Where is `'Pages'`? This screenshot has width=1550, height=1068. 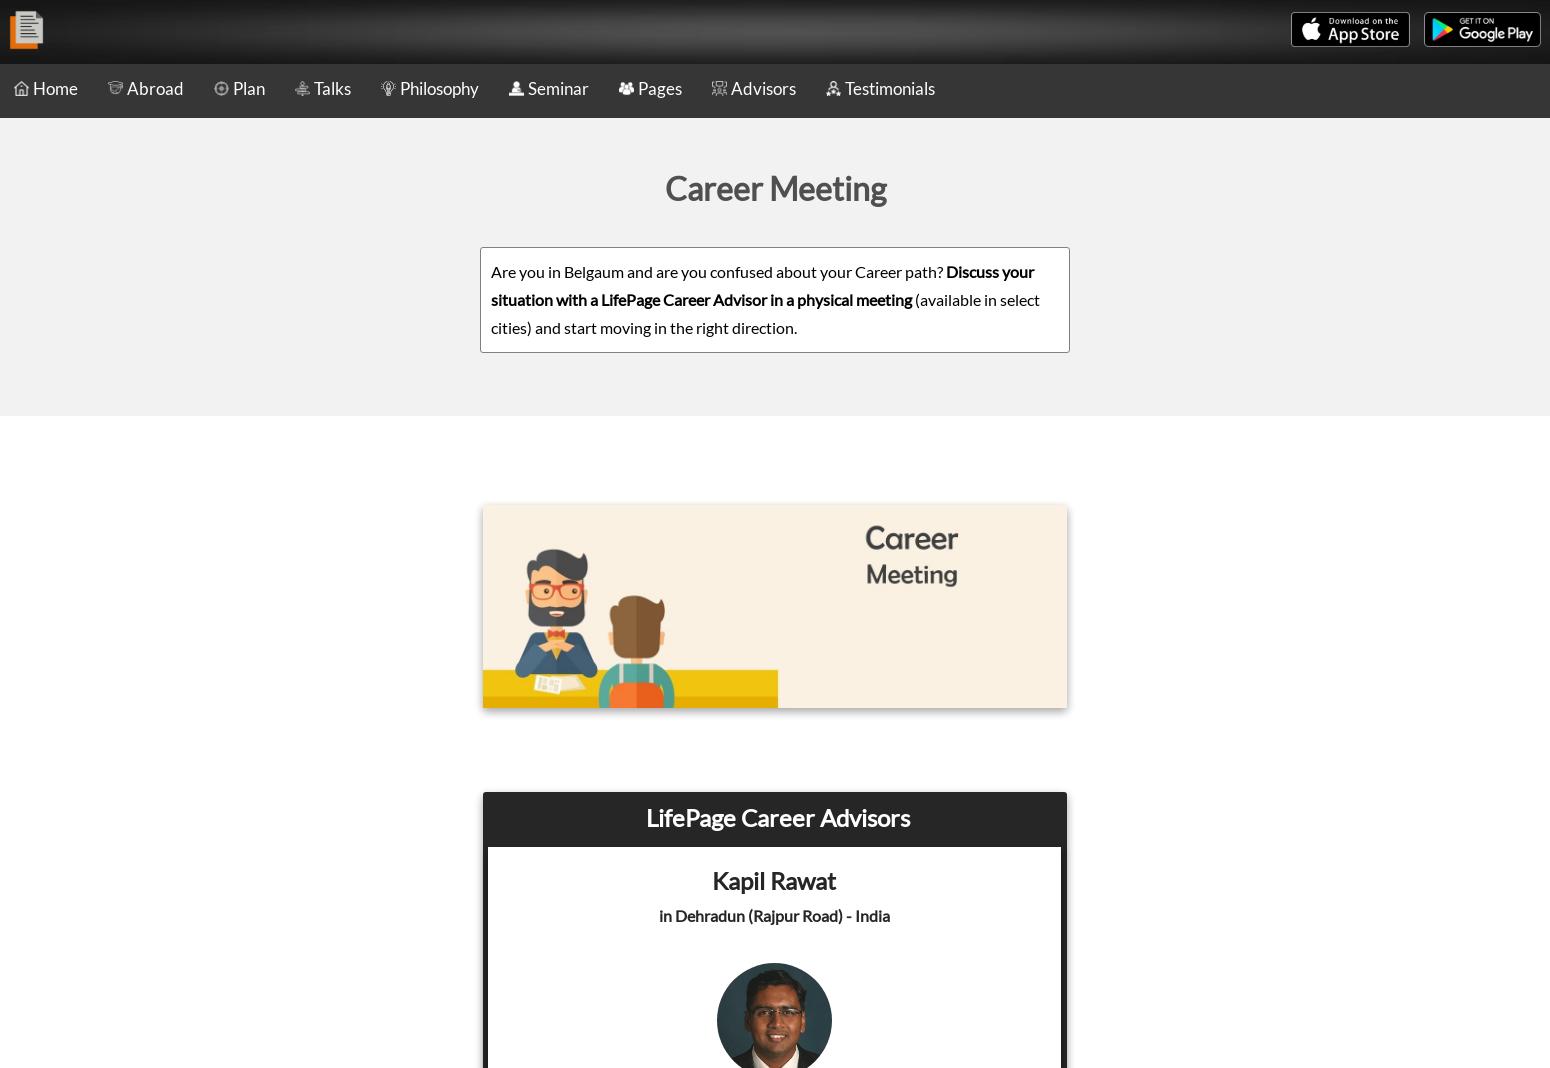
'Pages' is located at coordinates (658, 87).